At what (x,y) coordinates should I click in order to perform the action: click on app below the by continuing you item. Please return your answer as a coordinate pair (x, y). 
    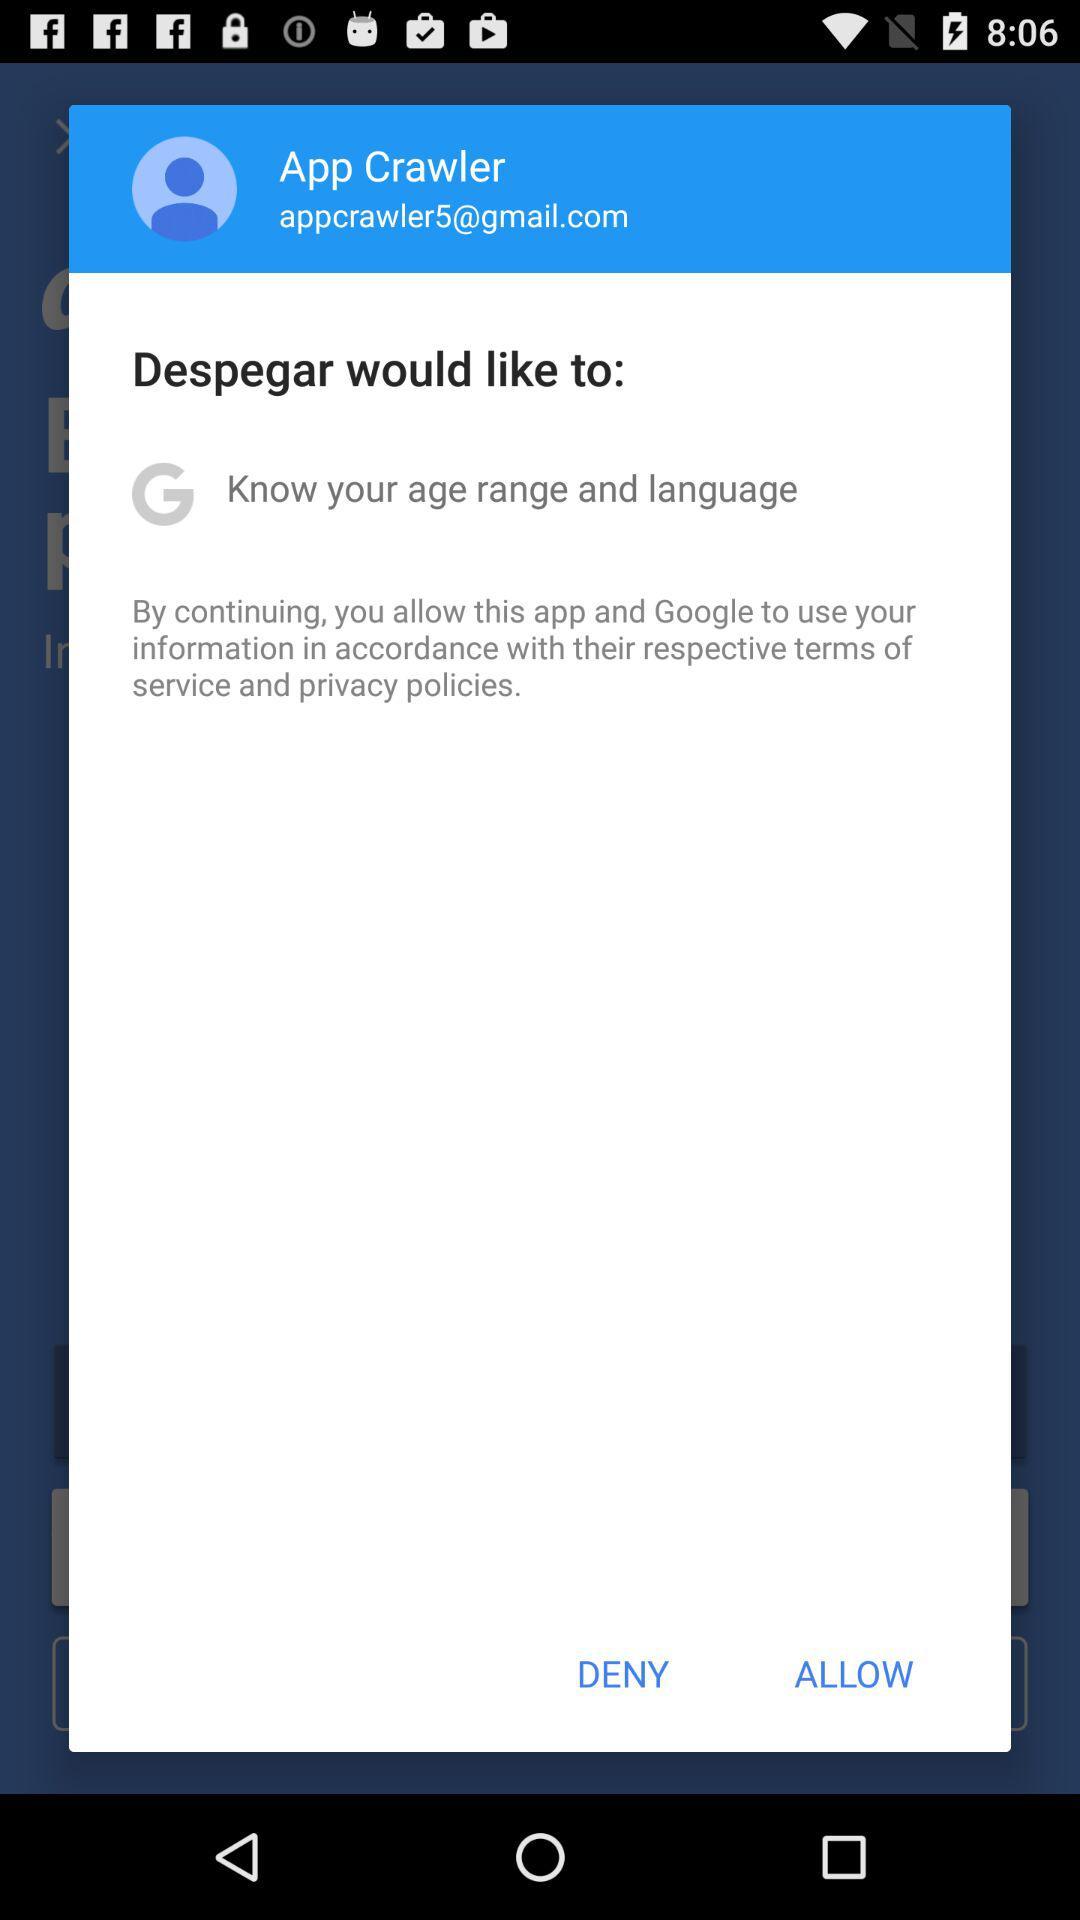
    Looking at the image, I should click on (621, 1673).